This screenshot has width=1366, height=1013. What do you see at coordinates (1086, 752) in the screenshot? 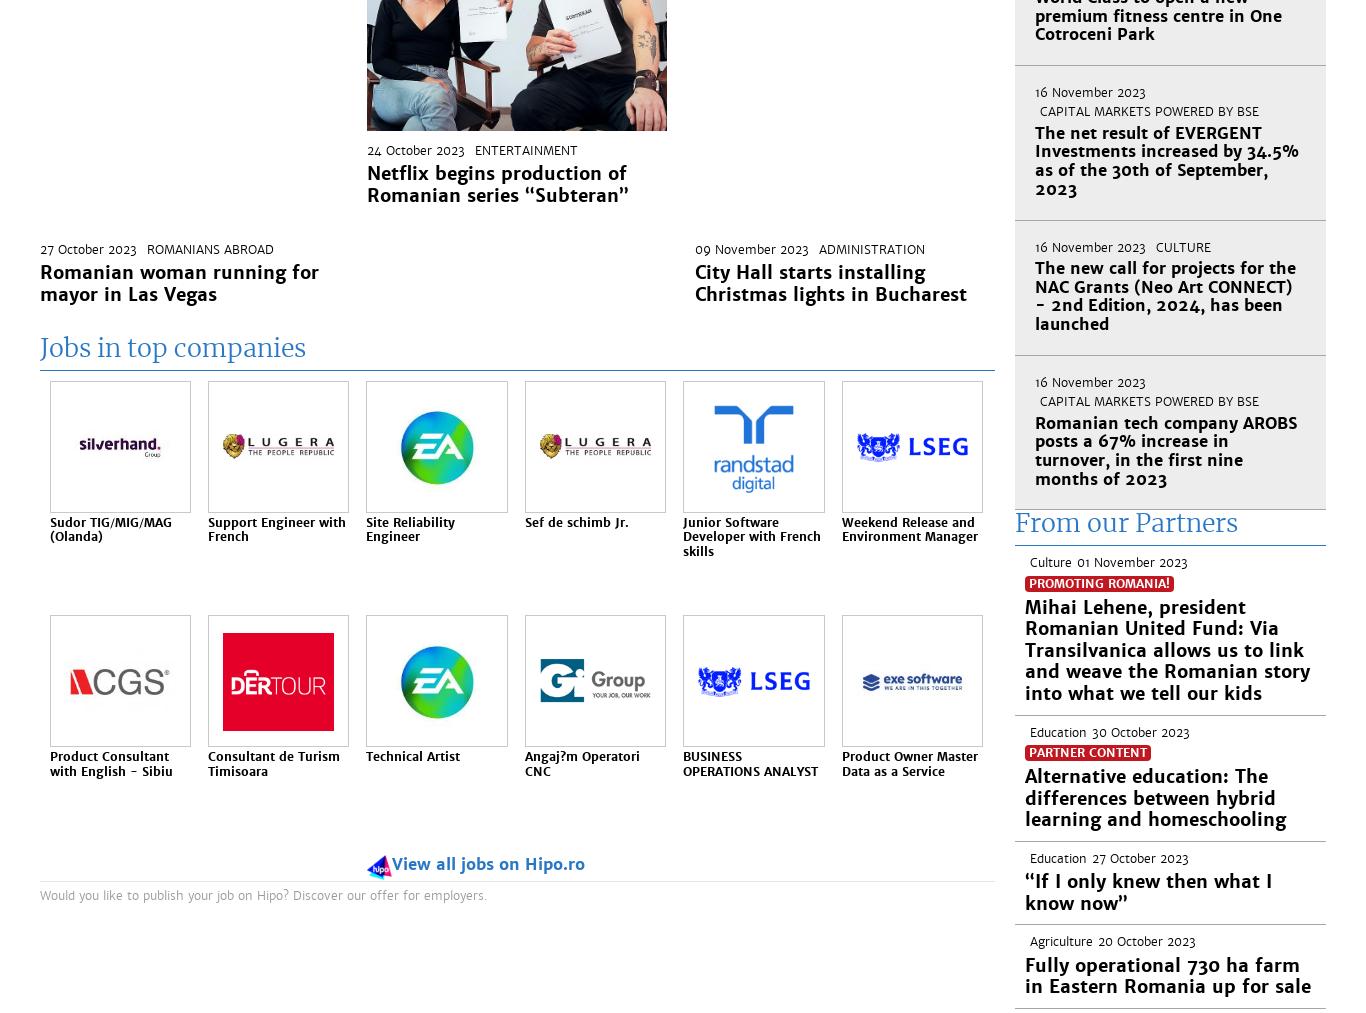
I see `'Partner Content'` at bounding box center [1086, 752].